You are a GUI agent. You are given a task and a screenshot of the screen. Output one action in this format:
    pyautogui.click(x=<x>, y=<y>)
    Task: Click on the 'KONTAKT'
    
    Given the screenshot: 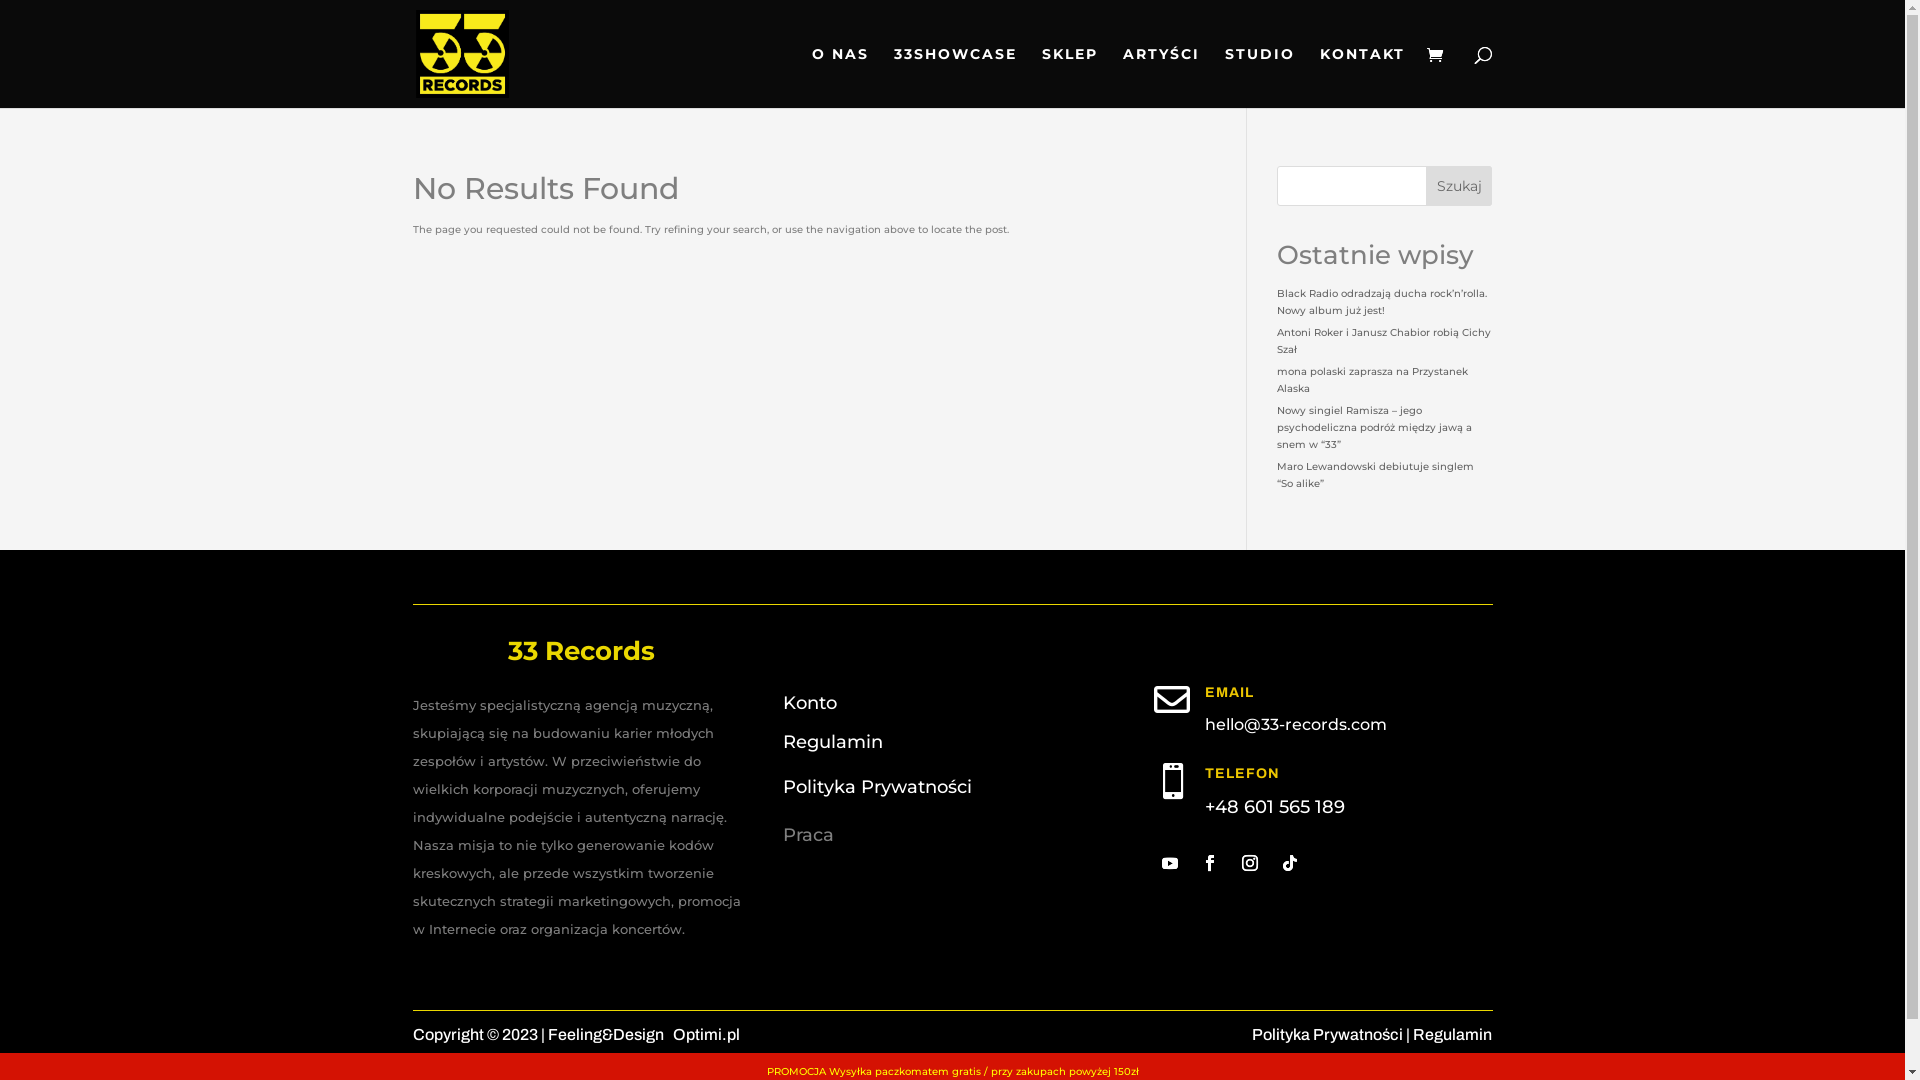 What is the action you would take?
    pyautogui.click(x=1361, y=76)
    